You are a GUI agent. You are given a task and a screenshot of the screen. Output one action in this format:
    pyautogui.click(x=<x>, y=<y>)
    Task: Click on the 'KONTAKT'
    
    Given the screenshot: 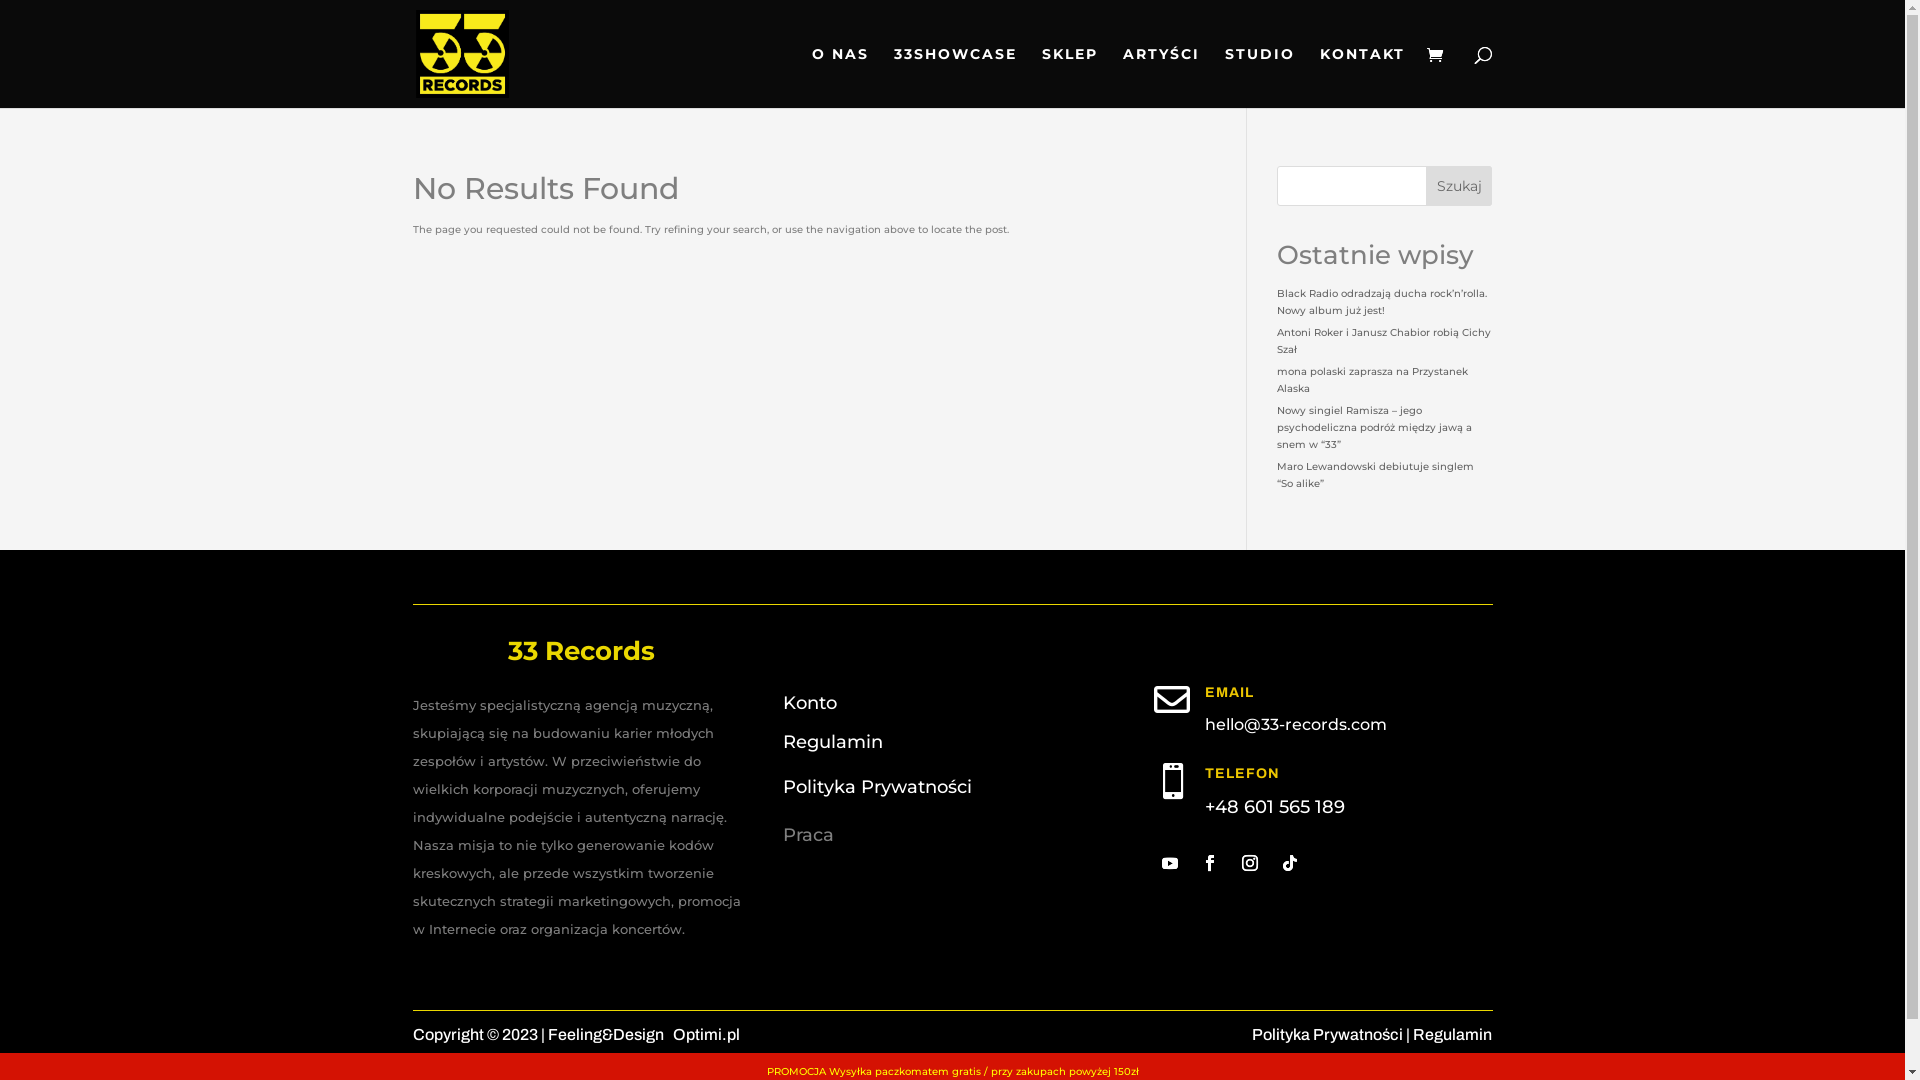 What is the action you would take?
    pyautogui.click(x=1361, y=76)
    